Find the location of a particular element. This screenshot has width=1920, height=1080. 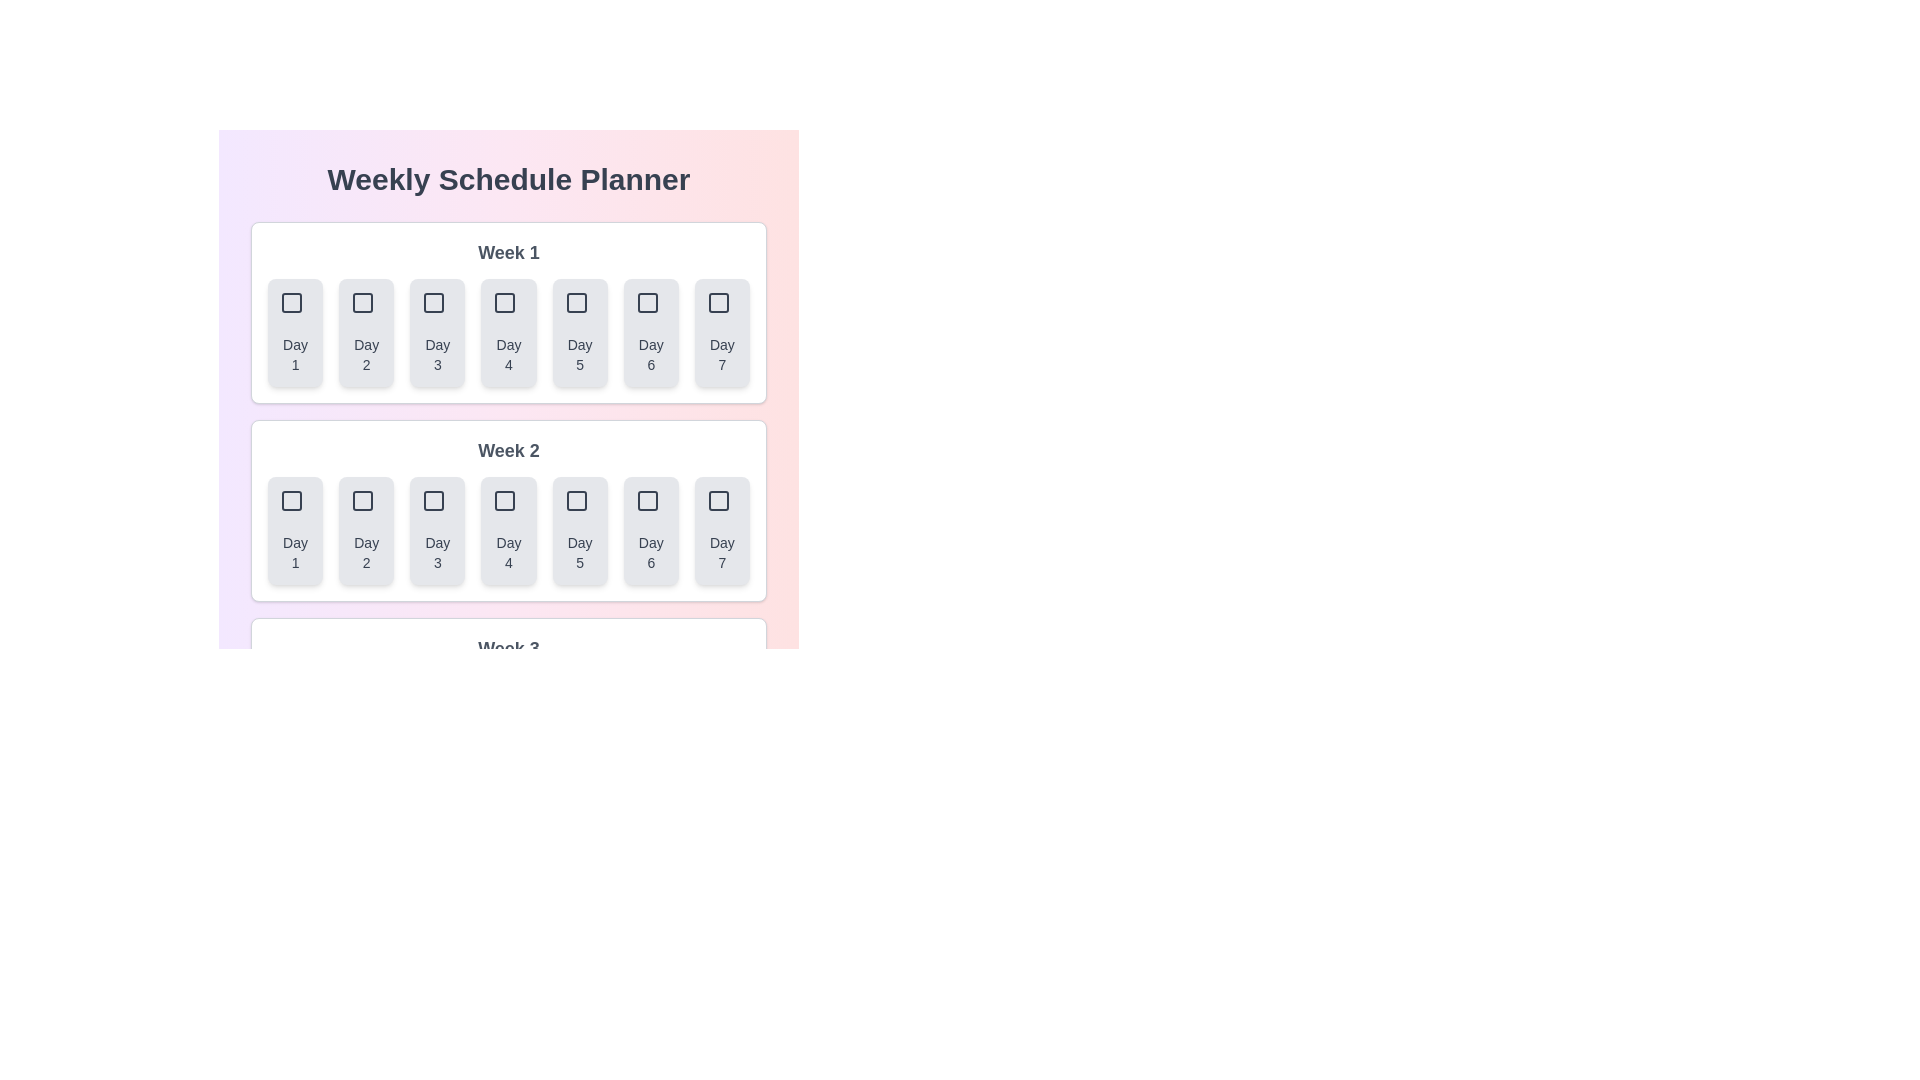

the button corresponding to Week 1 and Day 7 to select that day is located at coordinates (720, 331).